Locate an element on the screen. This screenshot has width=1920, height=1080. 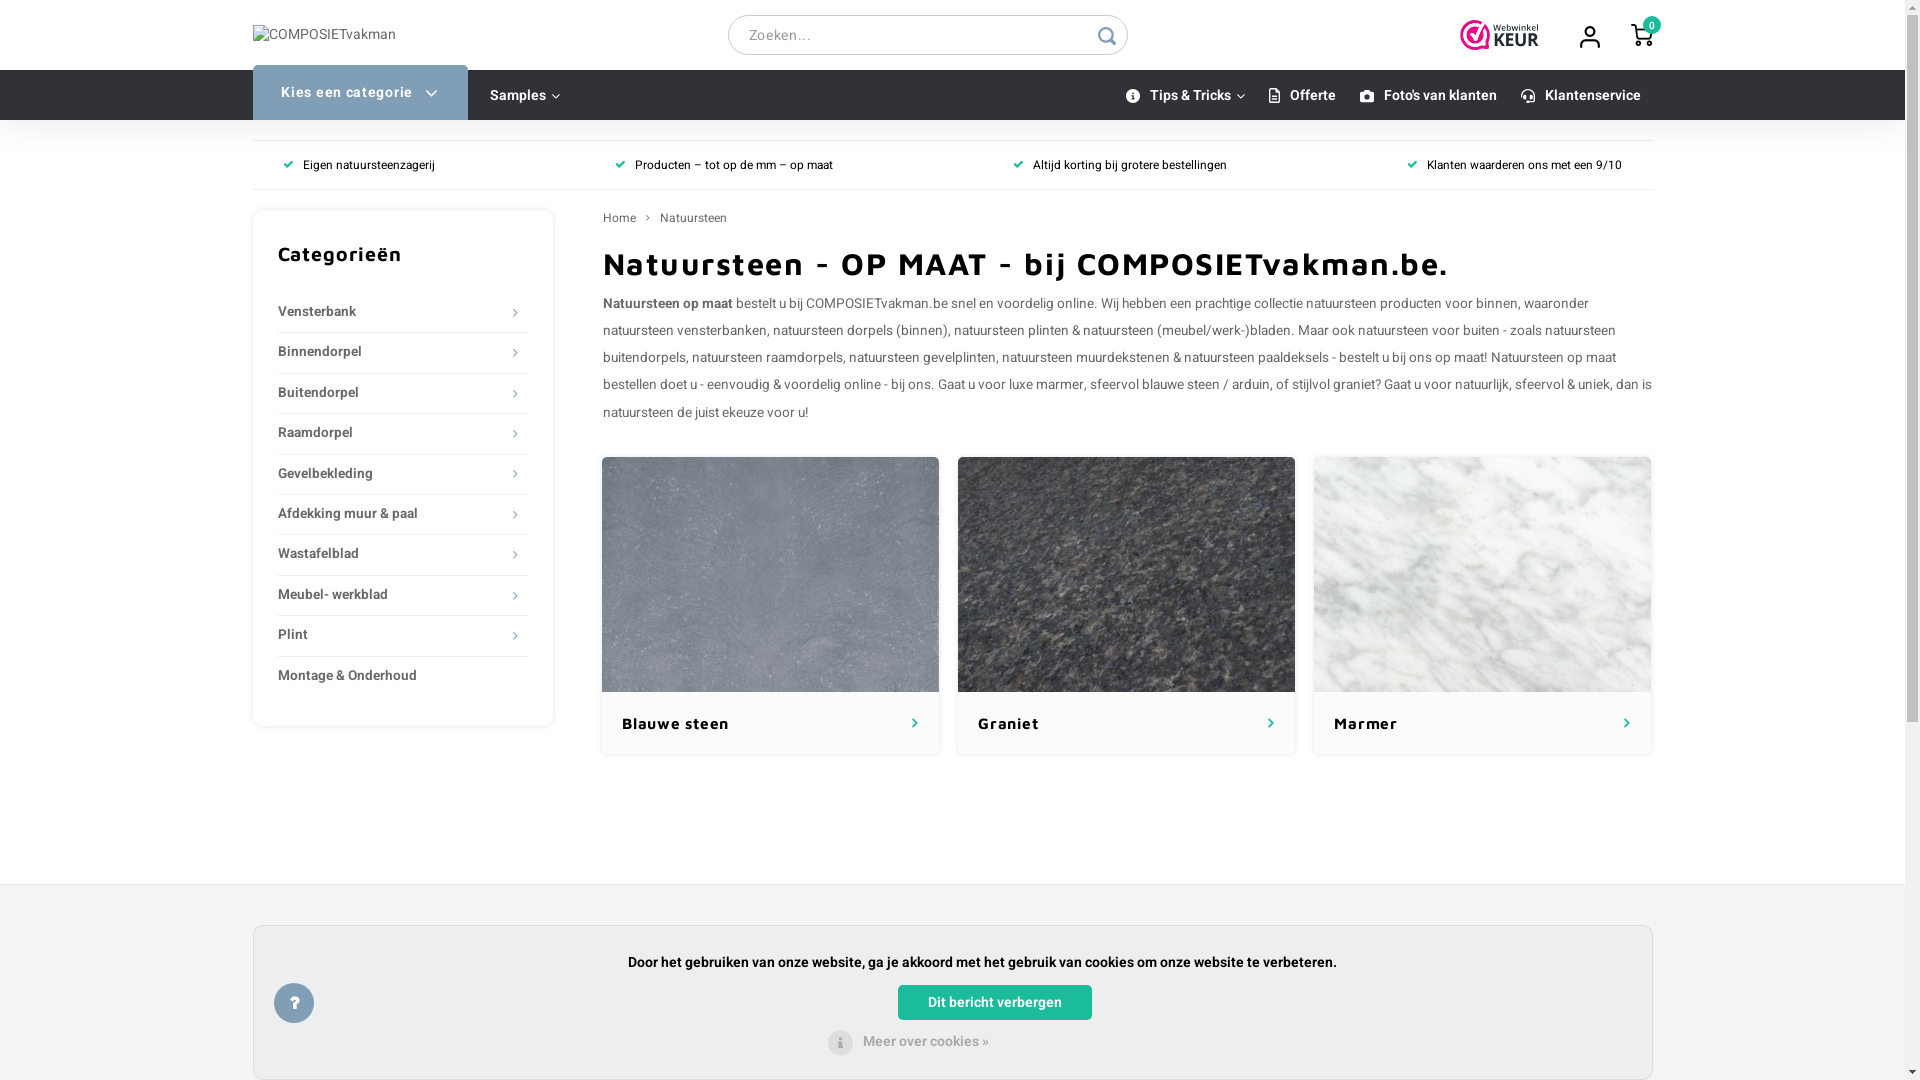
'Afdekking muur & paal' is located at coordinates (277, 513).